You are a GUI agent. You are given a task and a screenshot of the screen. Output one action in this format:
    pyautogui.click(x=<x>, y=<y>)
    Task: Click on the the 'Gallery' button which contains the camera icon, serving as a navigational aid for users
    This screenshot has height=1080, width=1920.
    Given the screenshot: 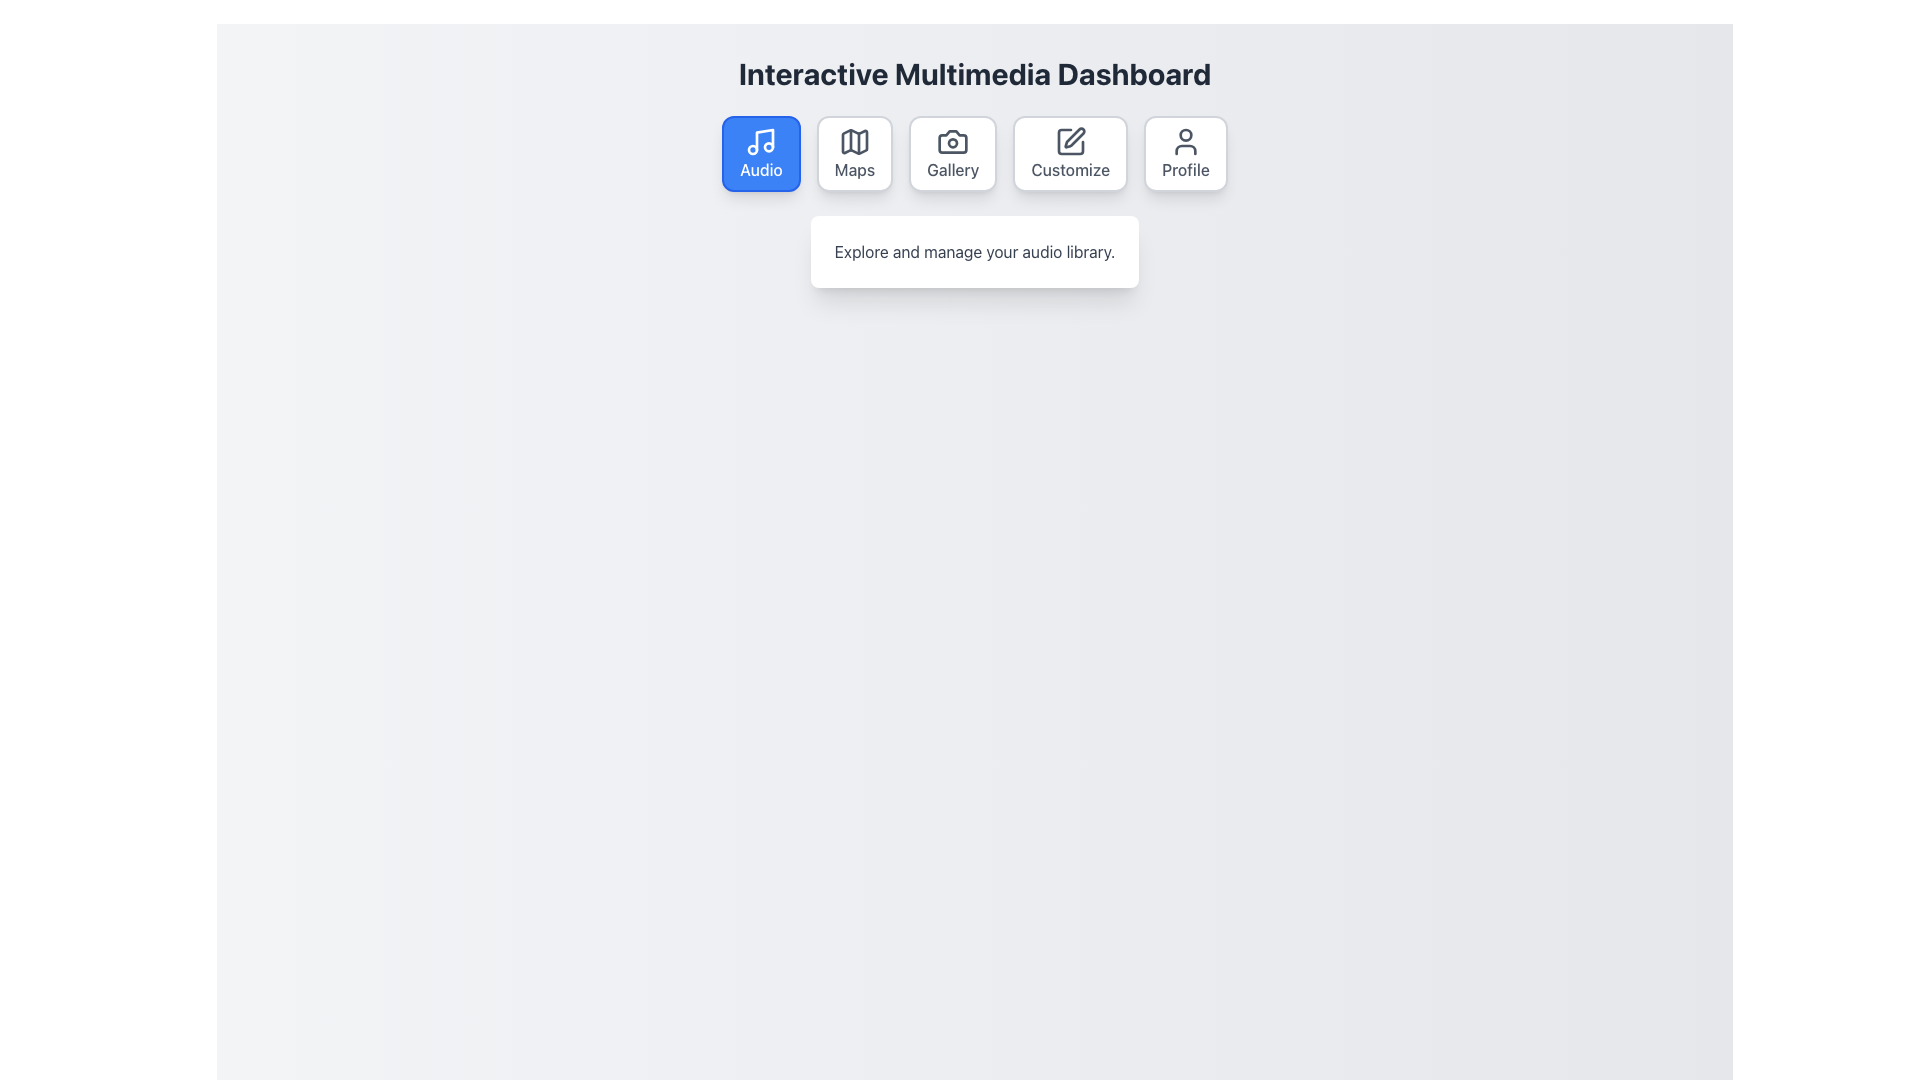 What is the action you would take?
    pyautogui.click(x=952, y=141)
    